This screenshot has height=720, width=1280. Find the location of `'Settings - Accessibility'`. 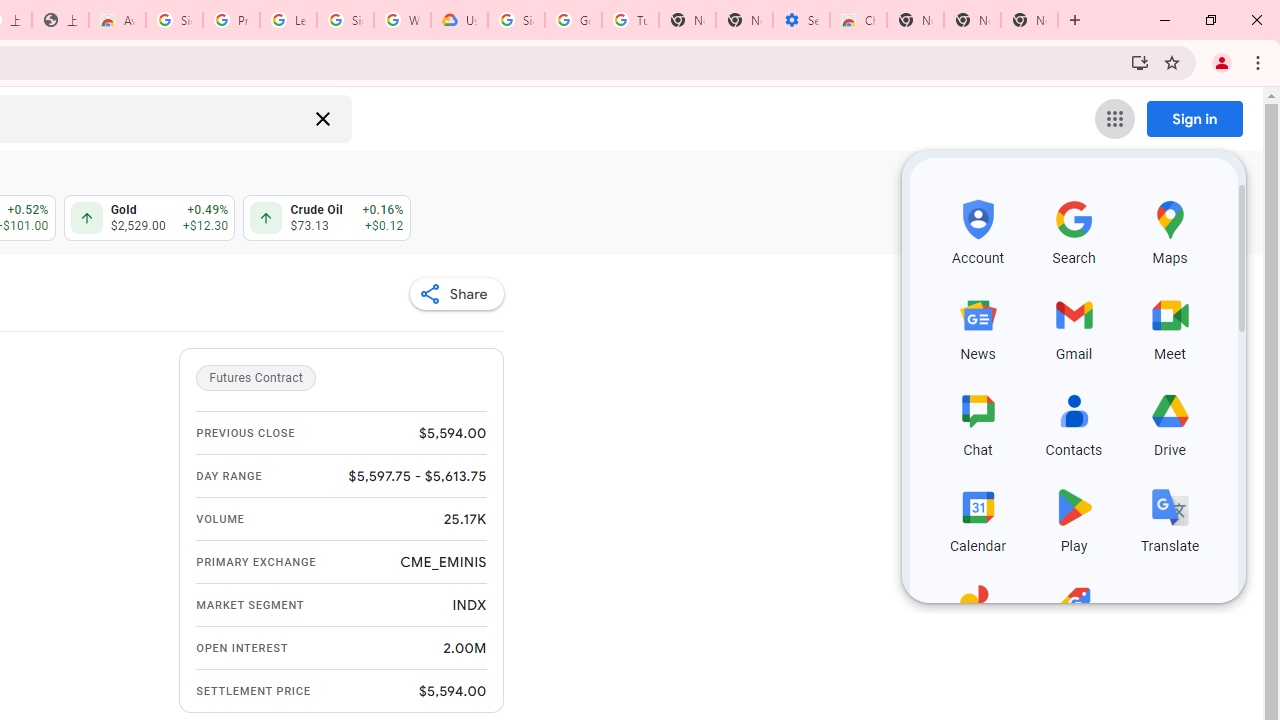

'Settings - Accessibility' is located at coordinates (801, 20).